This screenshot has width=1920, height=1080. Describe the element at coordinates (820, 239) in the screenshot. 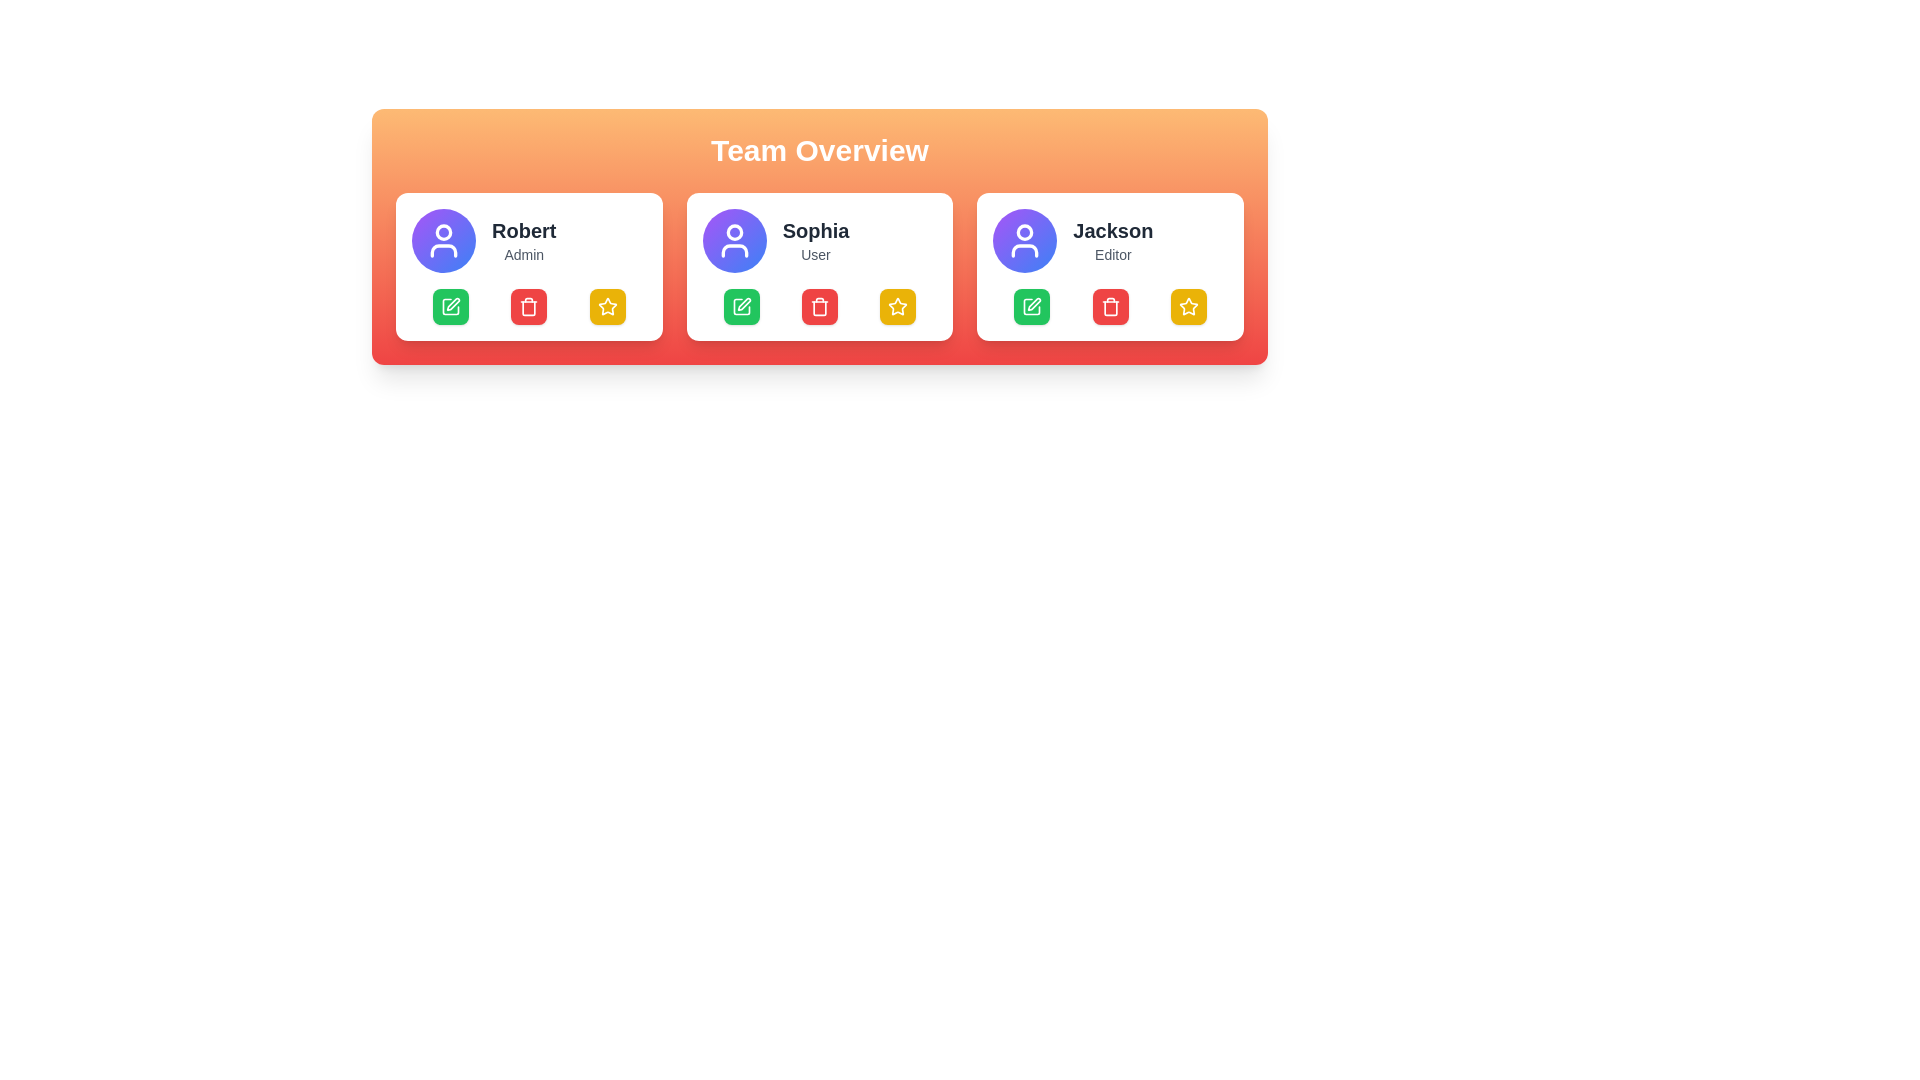

I see `the User Profile Card displaying the user's name and role, which is centrally positioned` at that location.